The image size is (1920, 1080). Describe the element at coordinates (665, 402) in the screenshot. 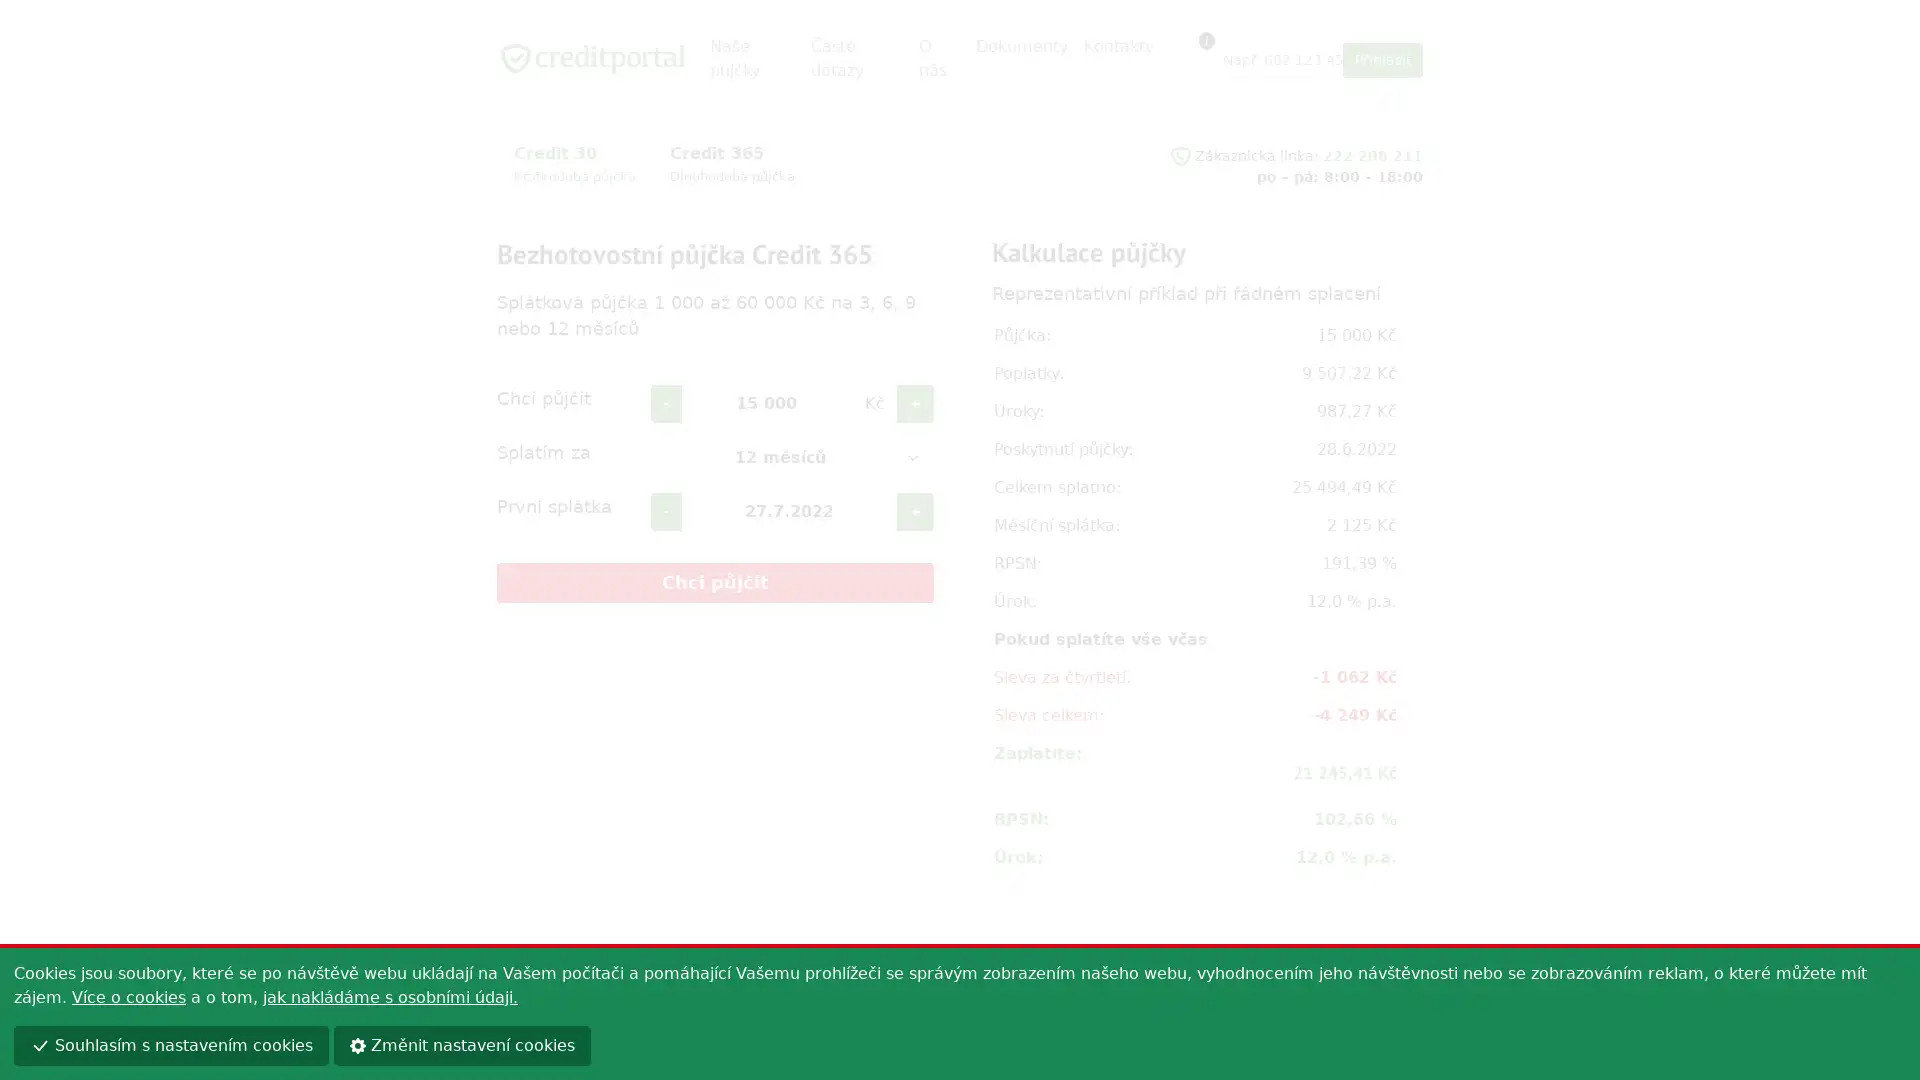

I see `-` at that location.